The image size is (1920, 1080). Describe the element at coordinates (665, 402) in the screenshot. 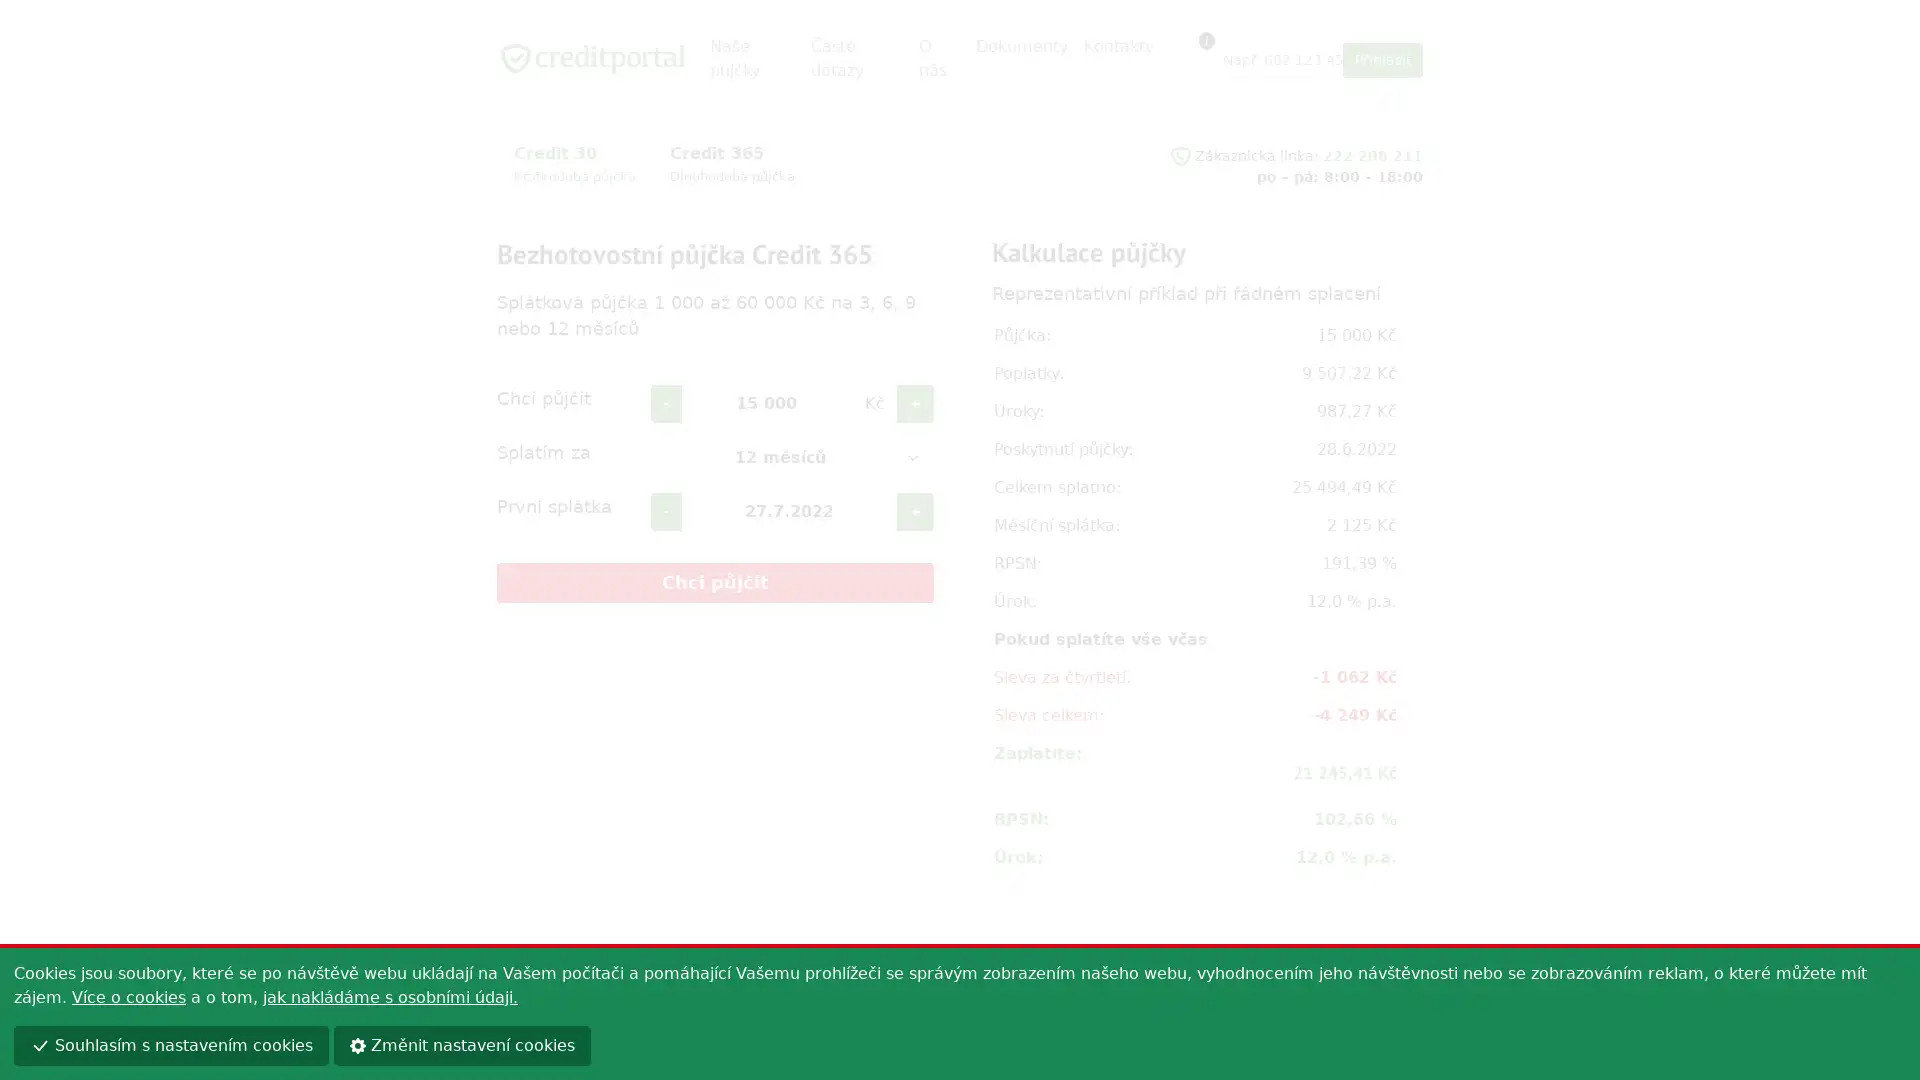

I see `-` at that location.